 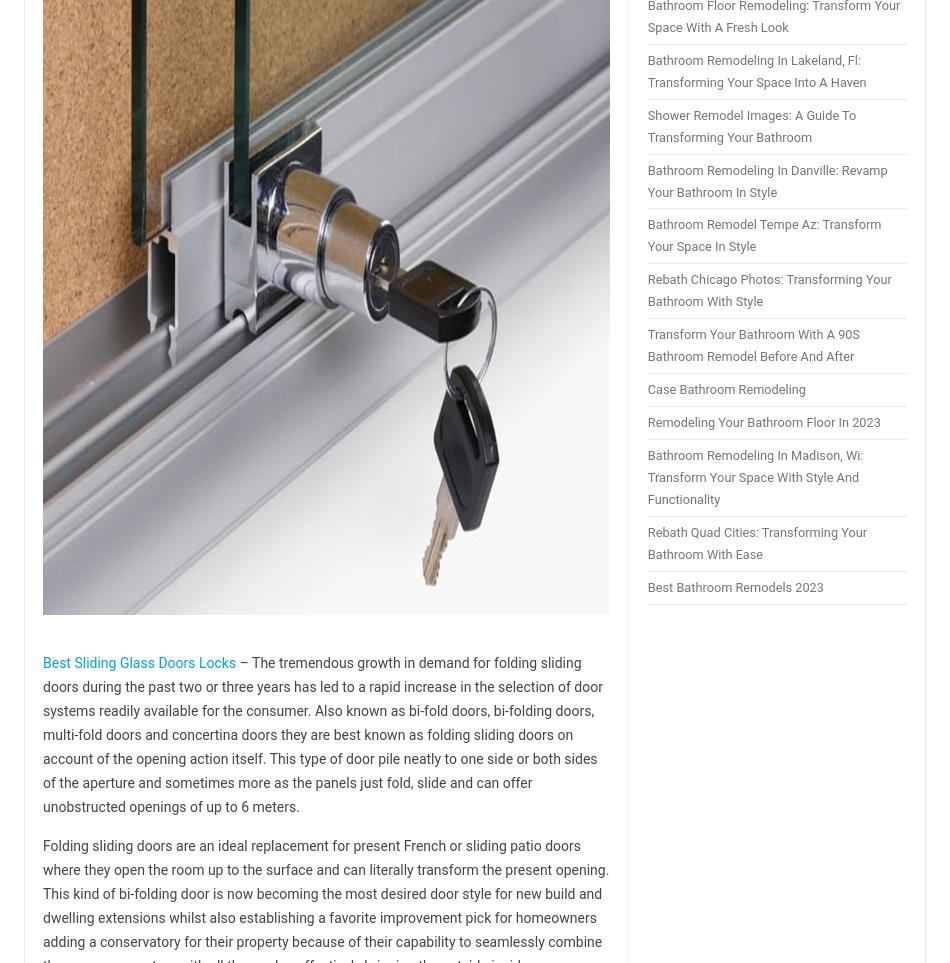 What do you see at coordinates (750, 124) in the screenshot?
I see `'Shower Remodel Images: A Guide To Transforming Your Bathroom'` at bounding box center [750, 124].